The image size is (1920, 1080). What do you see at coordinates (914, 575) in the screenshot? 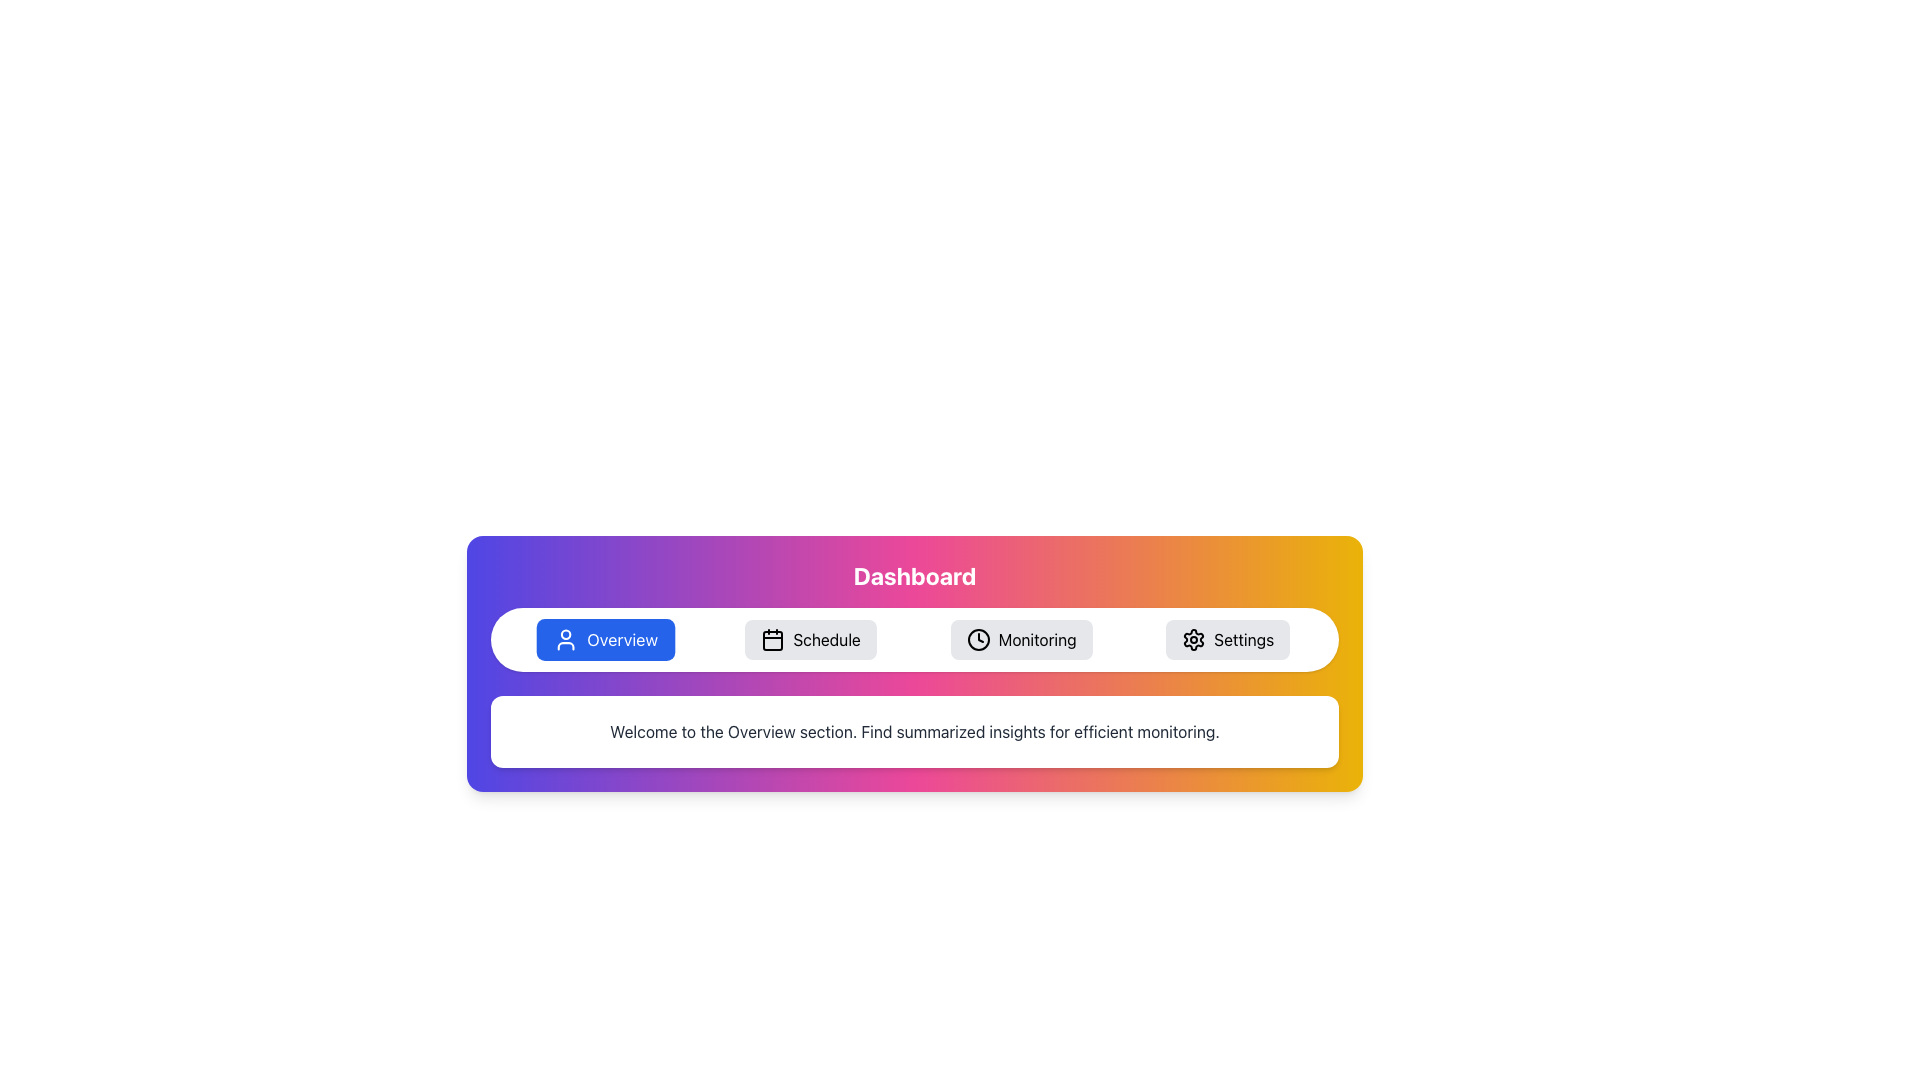
I see `the 'Dashboard' text label, which serves as a title for the current section of the interface, positioned centrally at the top of the gradient section` at bounding box center [914, 575].